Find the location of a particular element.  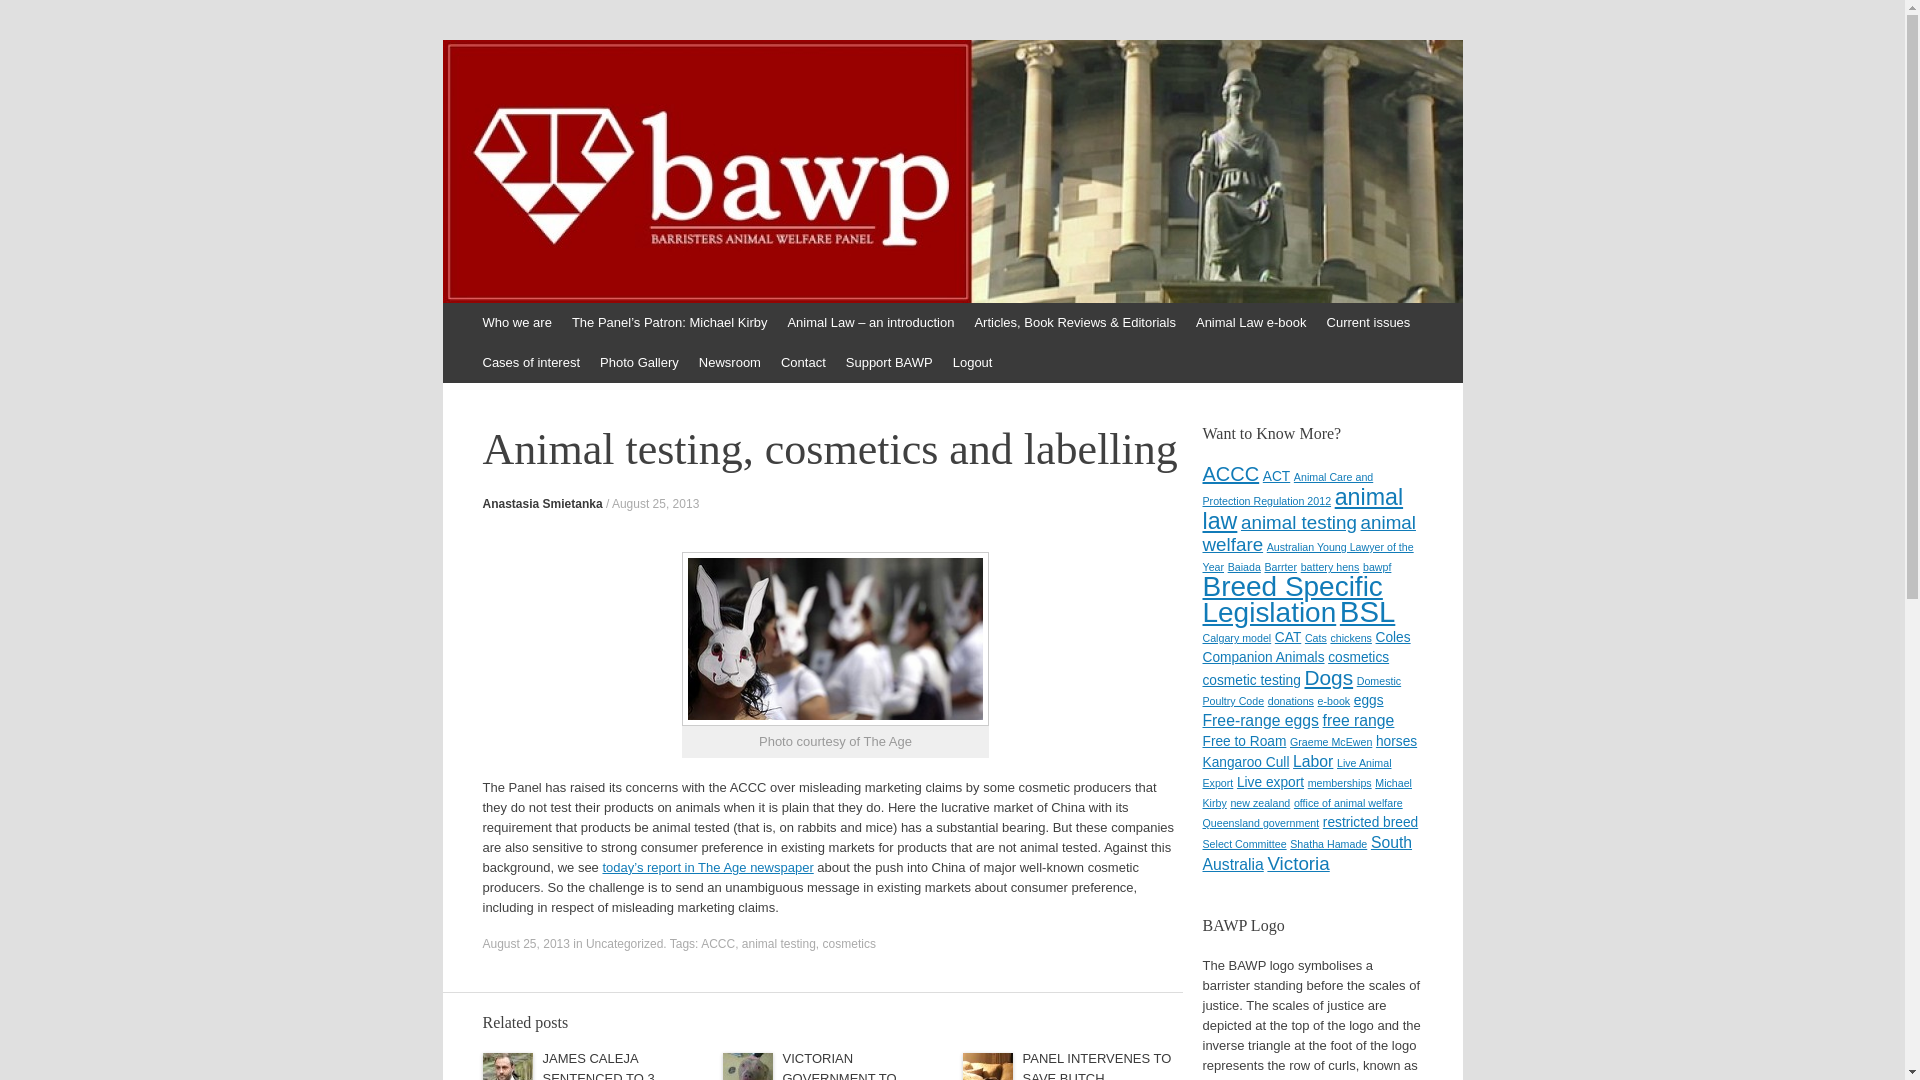

'Companion Animals' is located at coordinates (1261, 657).